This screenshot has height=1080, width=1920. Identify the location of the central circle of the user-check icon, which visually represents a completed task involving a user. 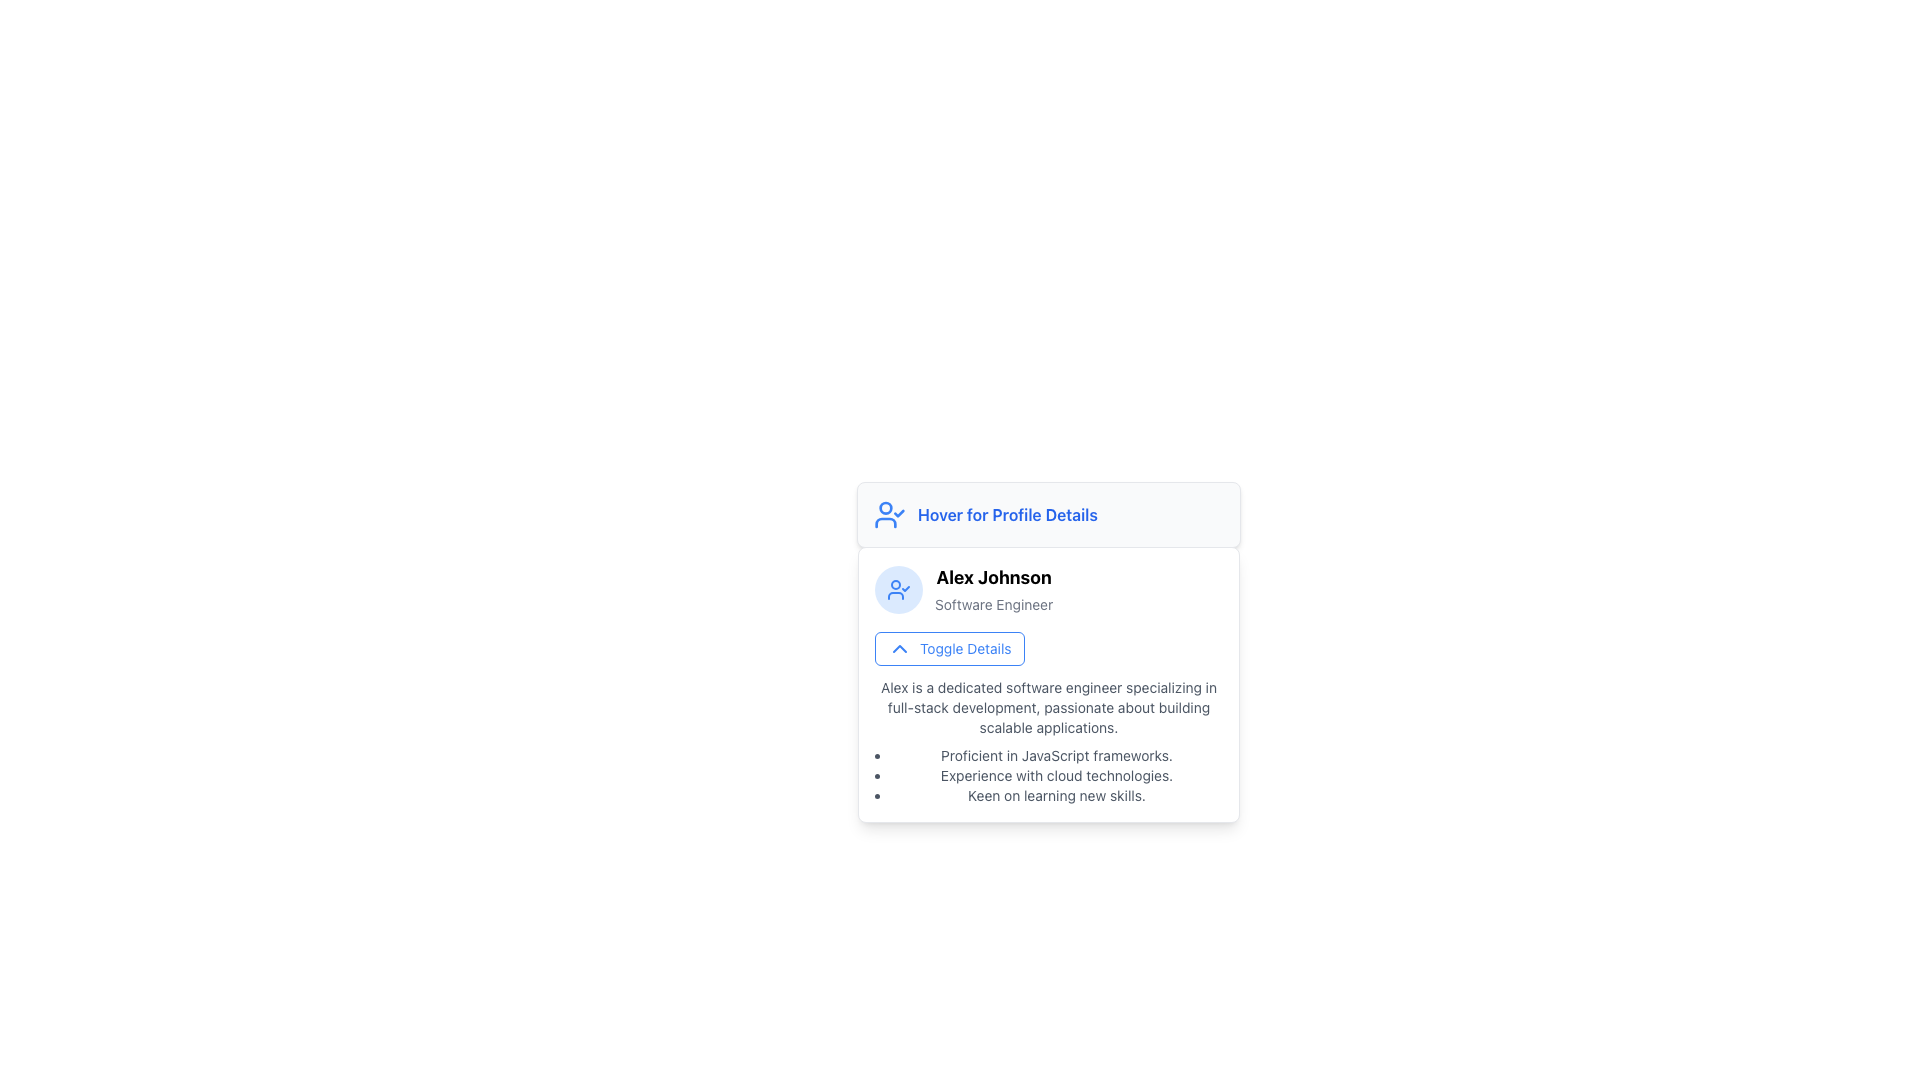
(885, 507).